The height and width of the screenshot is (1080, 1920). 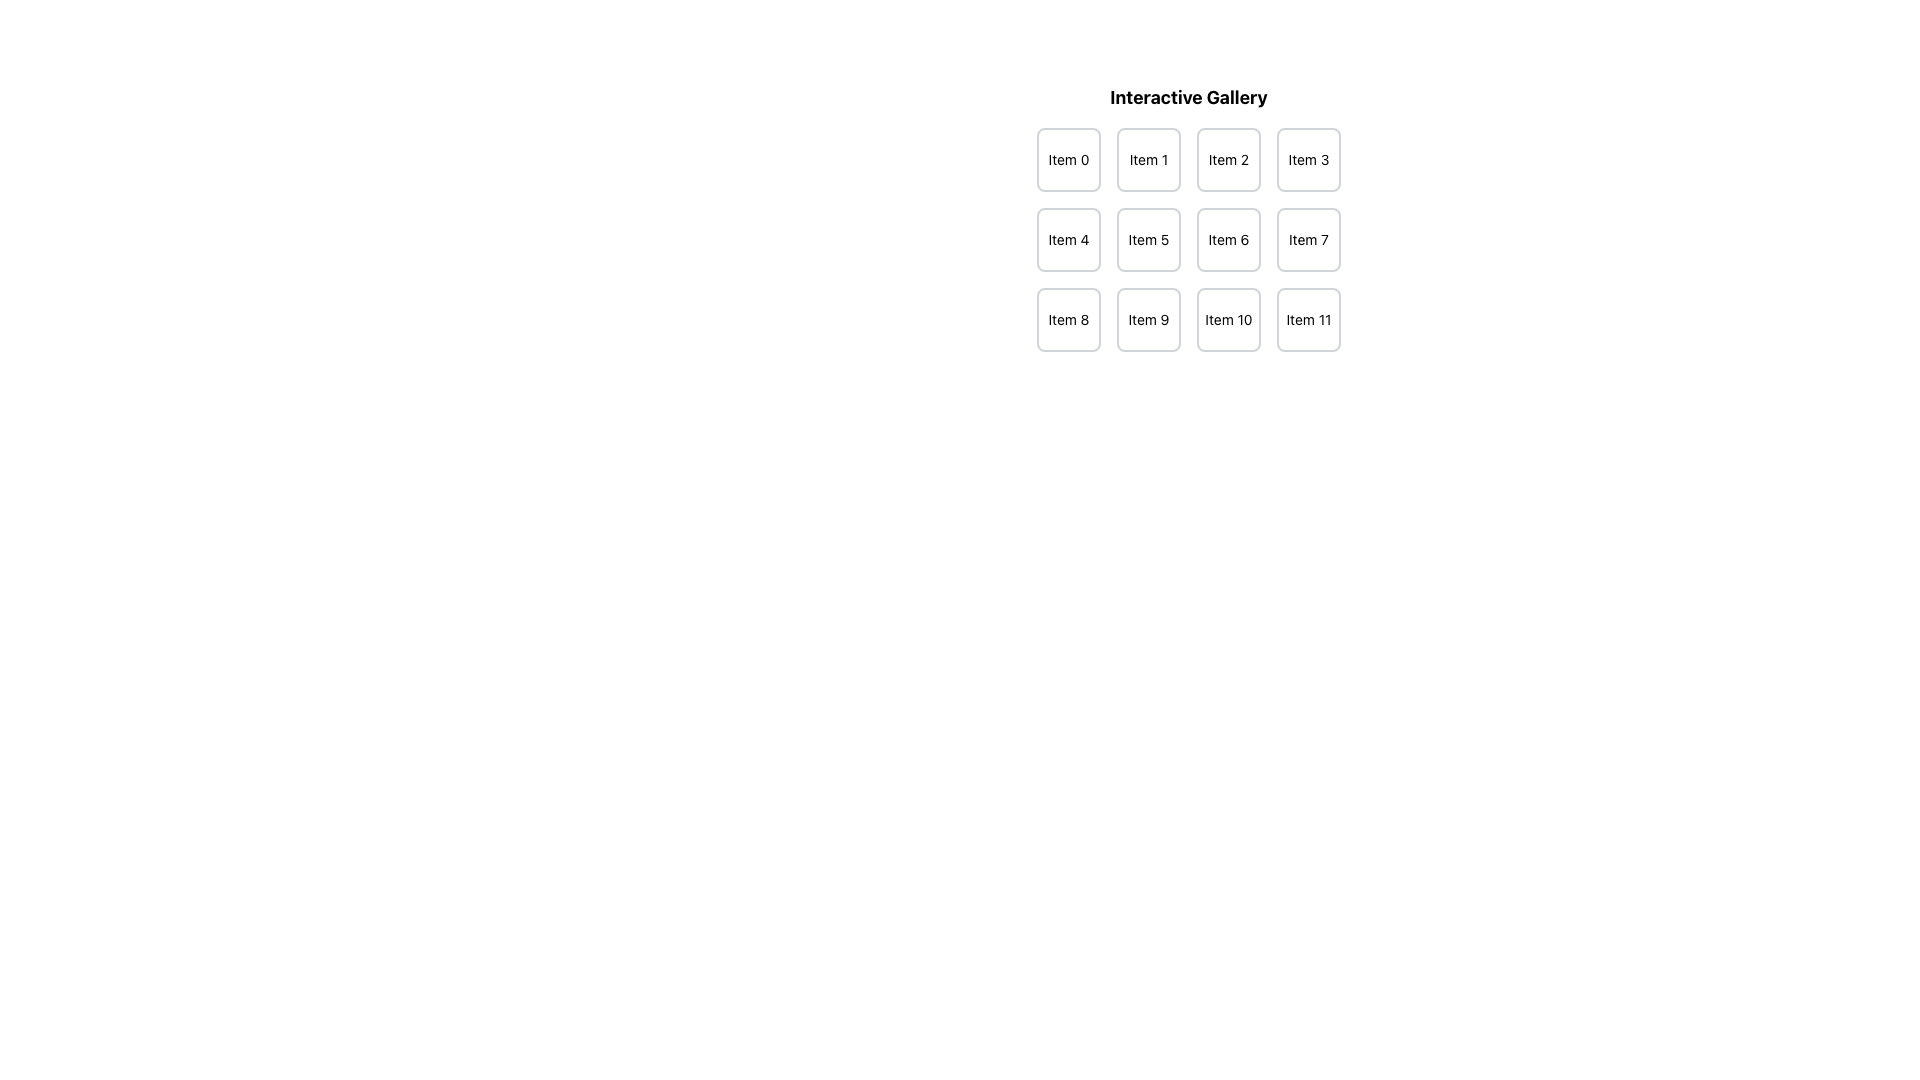 I want to click on the Text Label displaying 'Item 1' in the grid layout, which is located in the second slot of the top row, adjacent to 'Item 0' and 'Item 2', so click(x=1148, y=158).